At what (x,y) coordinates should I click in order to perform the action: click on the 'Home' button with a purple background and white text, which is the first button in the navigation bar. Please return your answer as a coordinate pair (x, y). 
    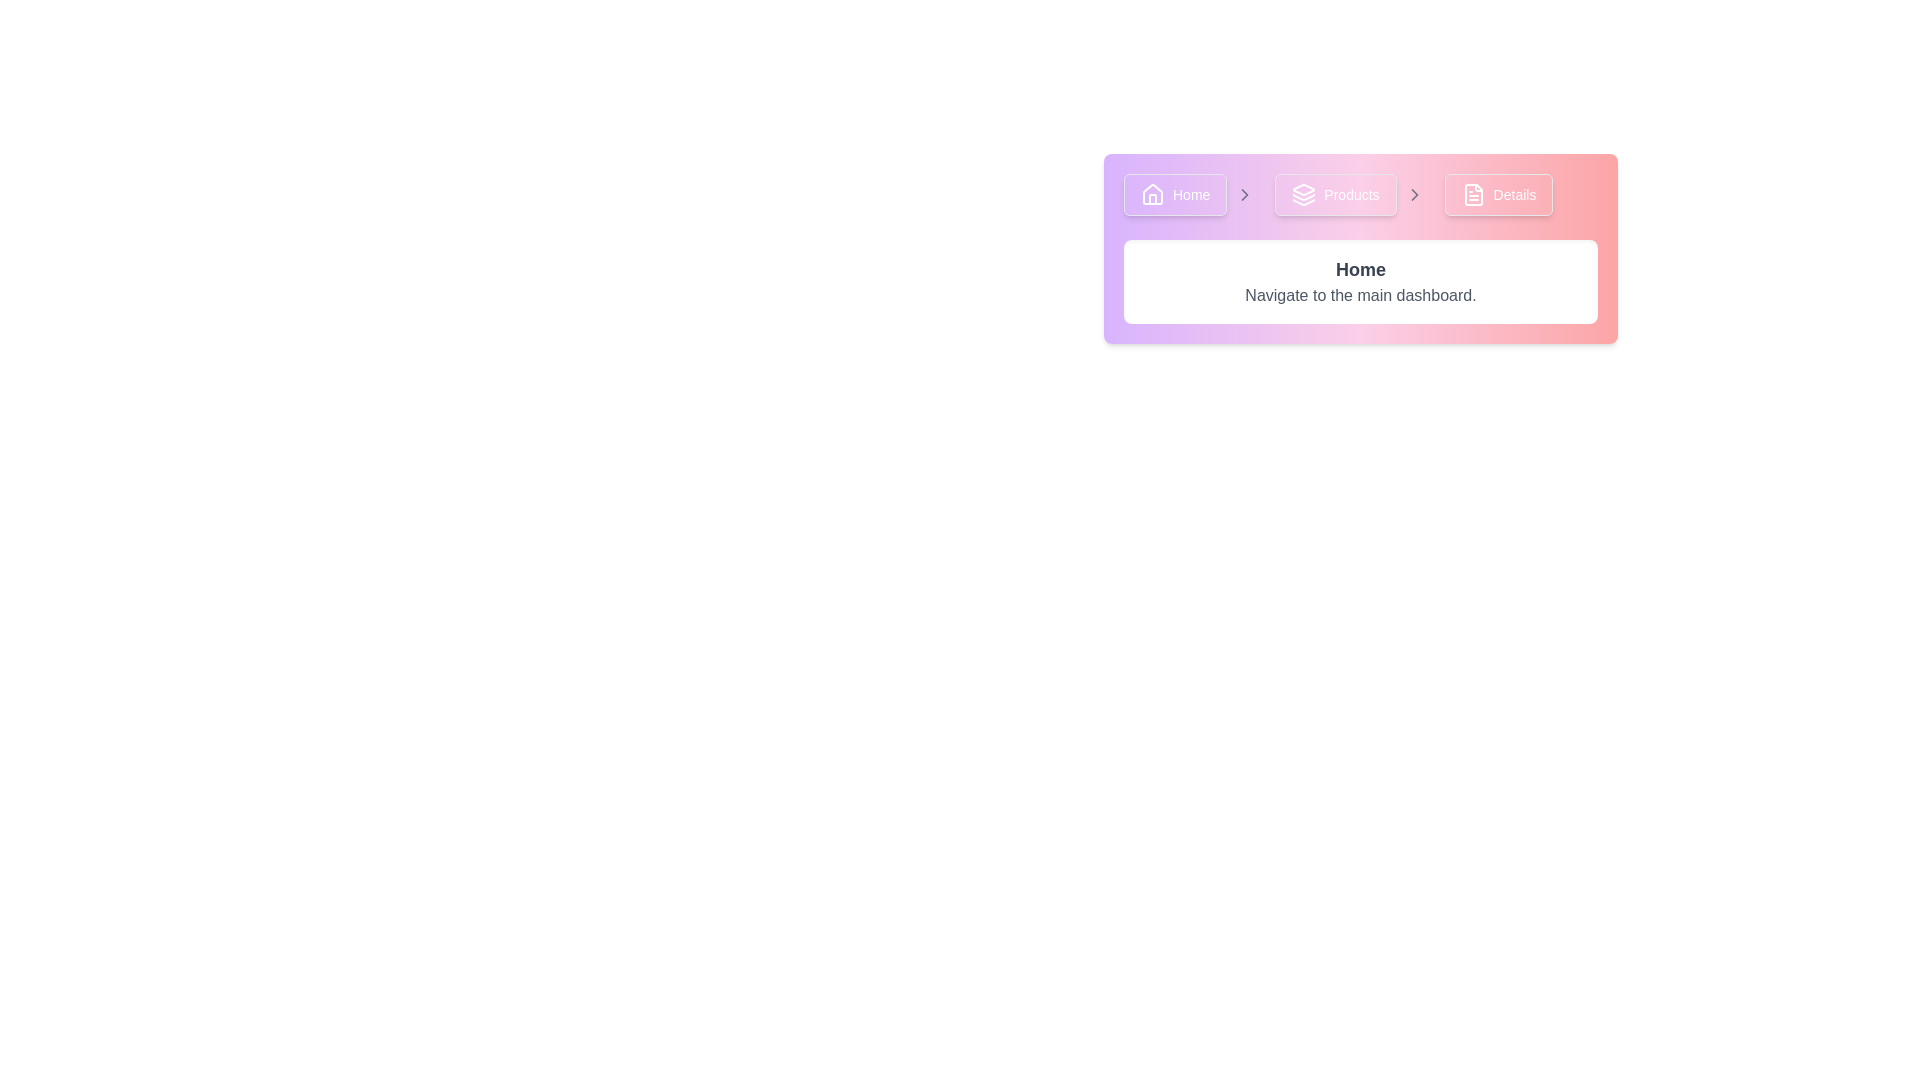
    Looking at the image, I should click on (1175, 195).